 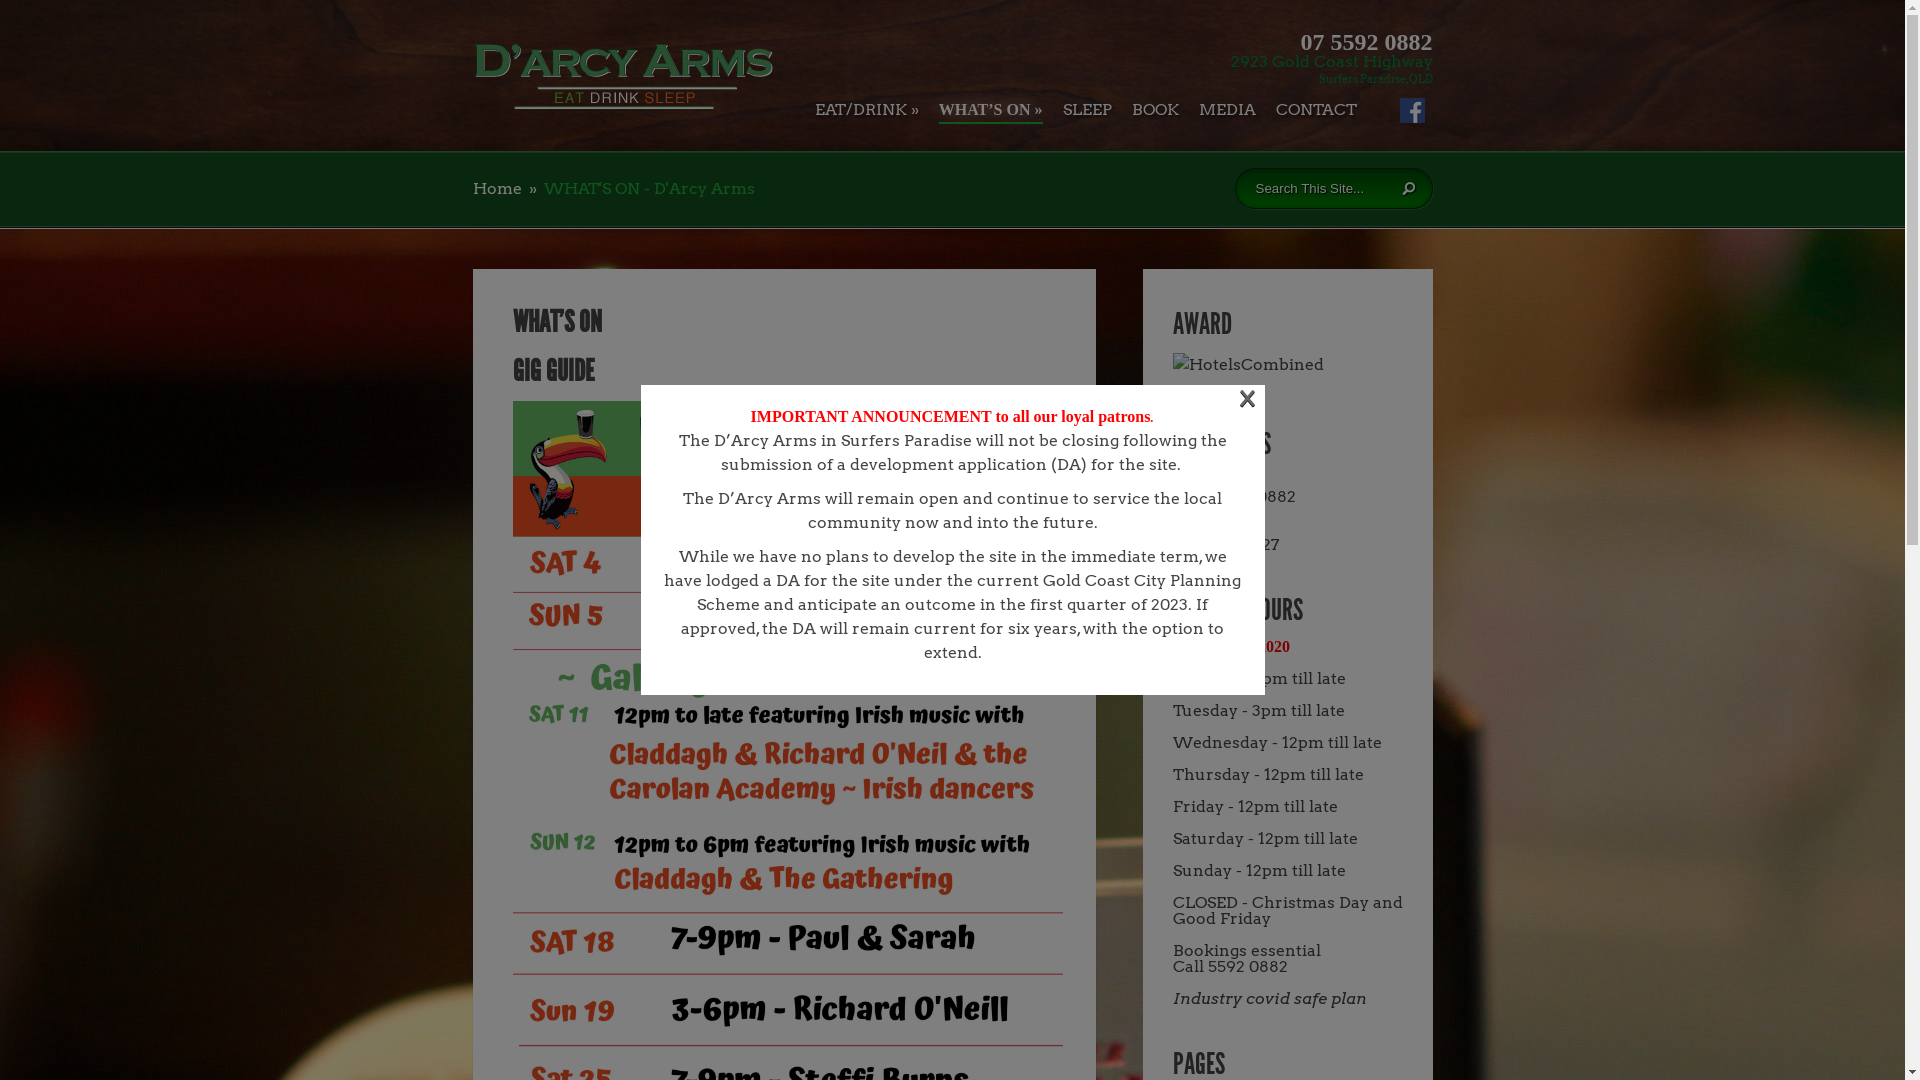 I want to click on 'BOOK', so click(x=1155, y=114).